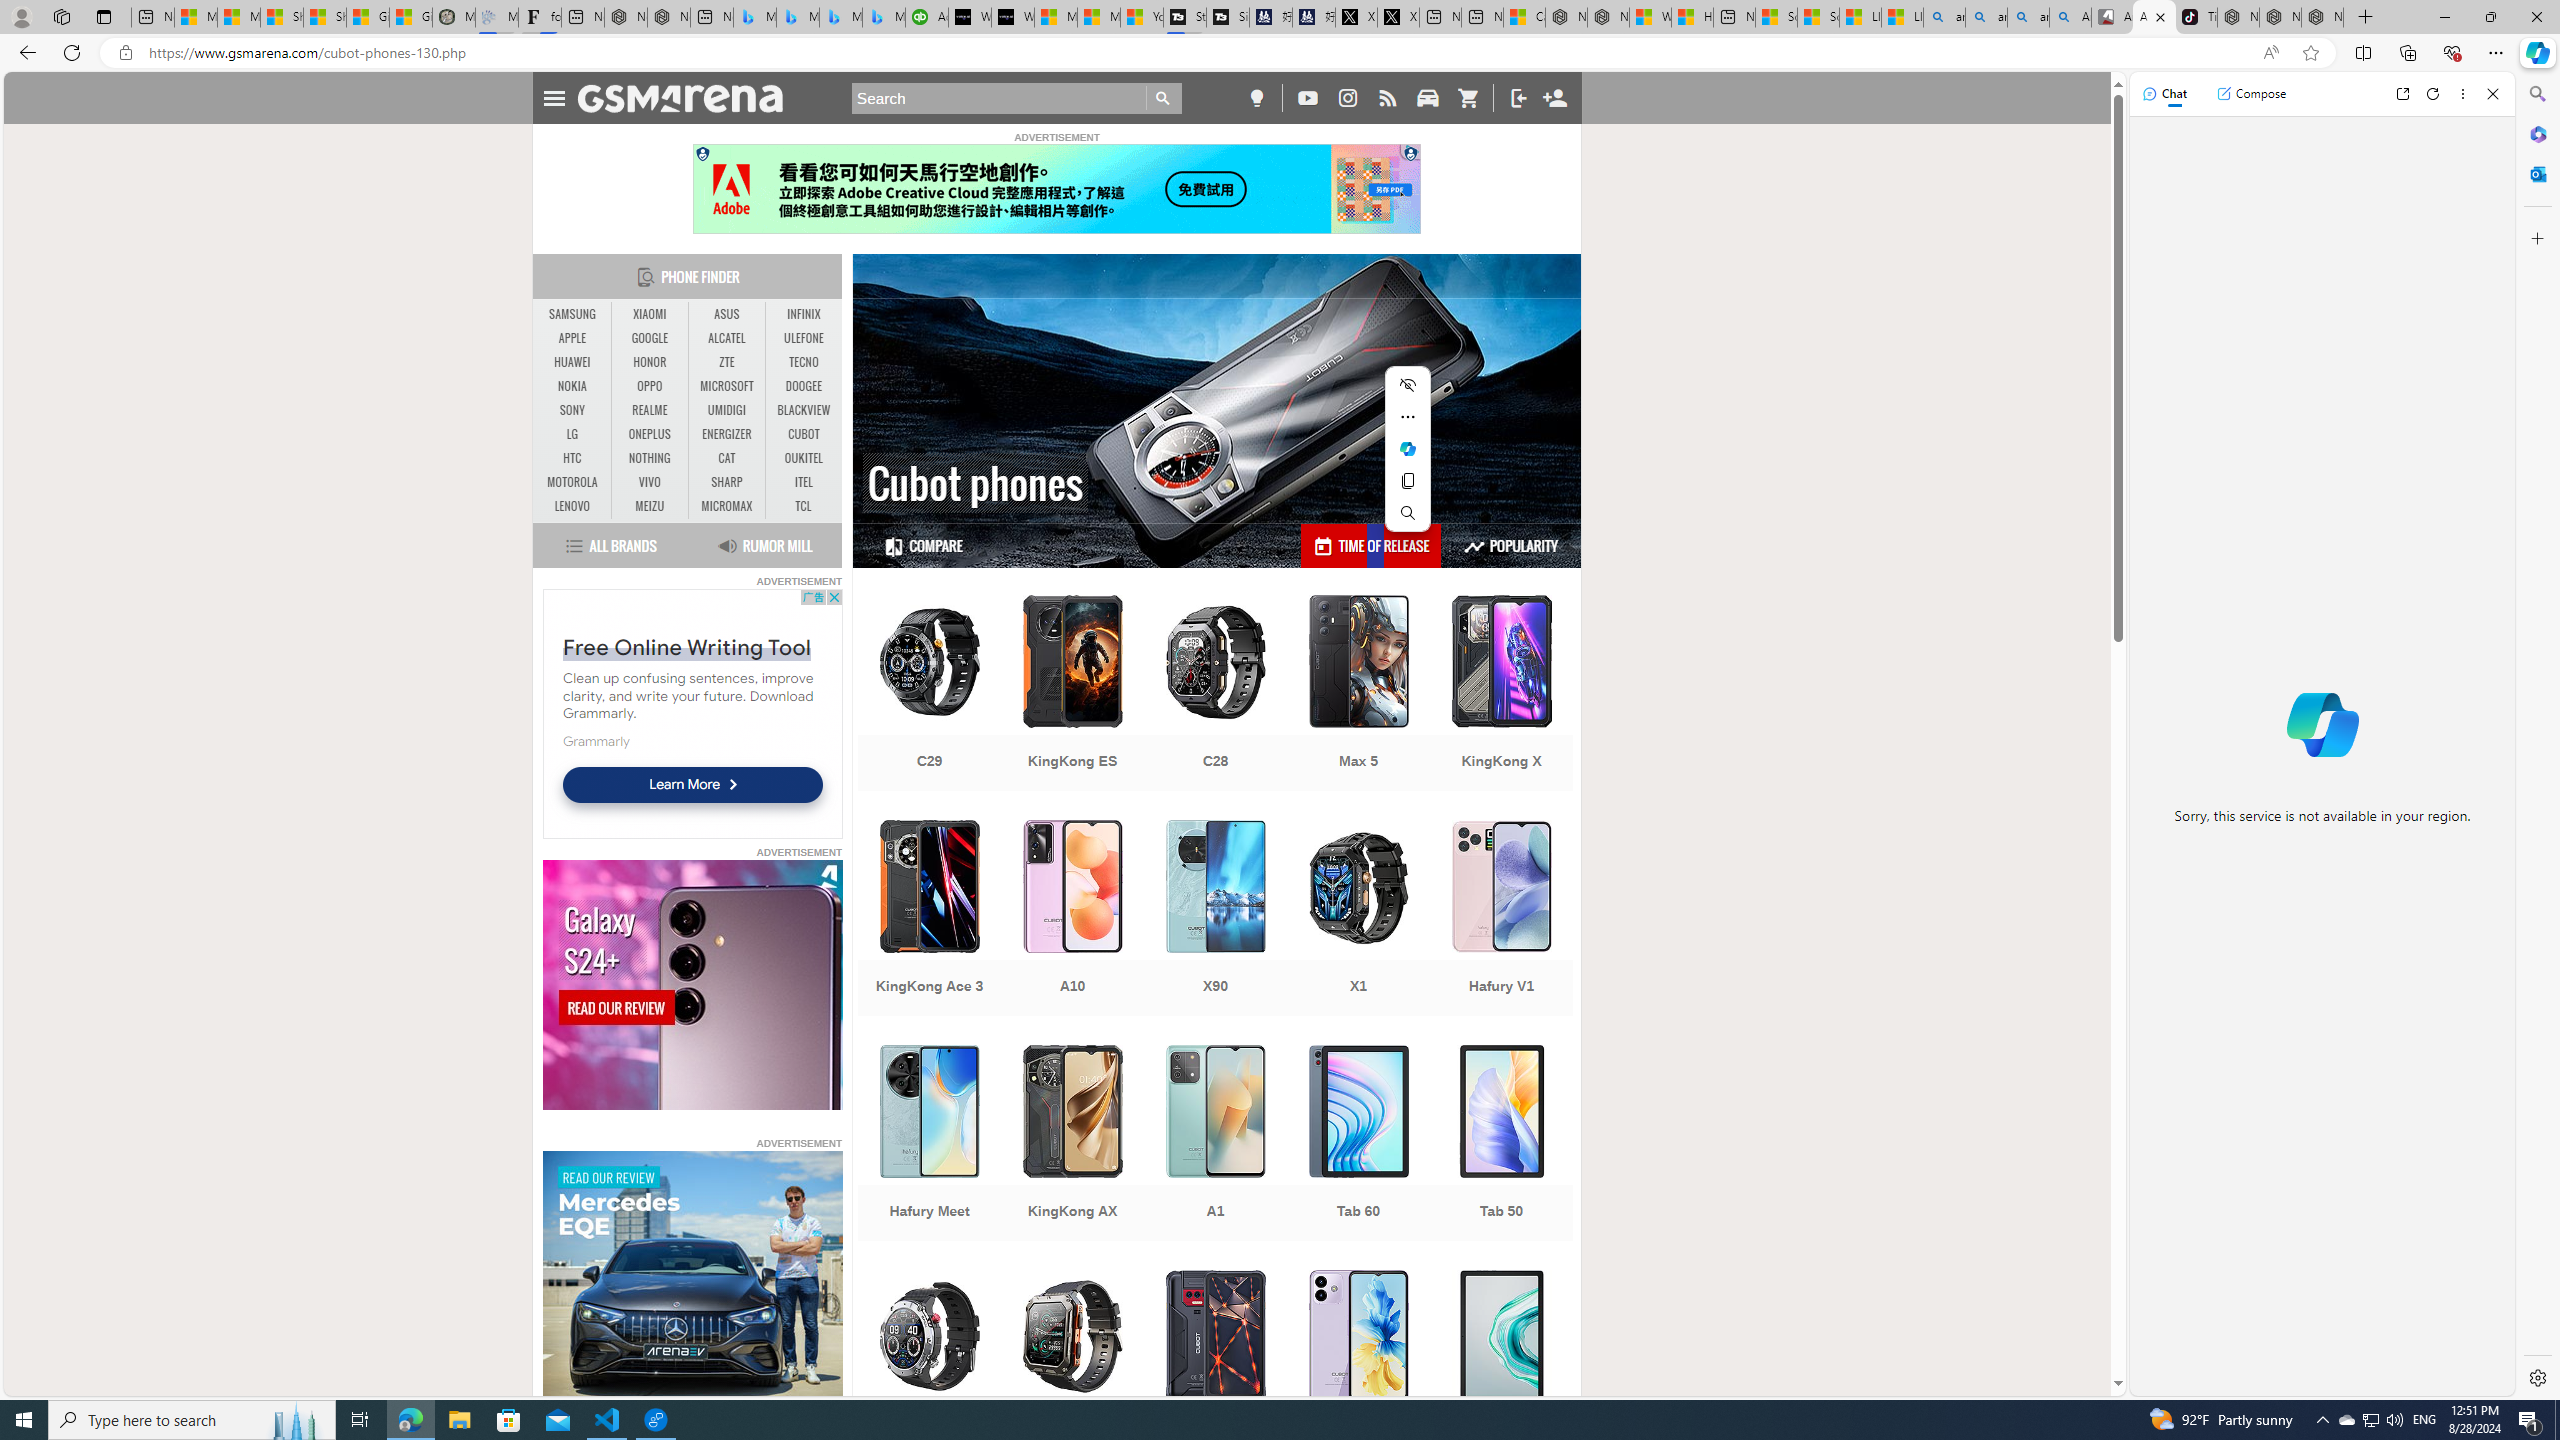 The width and height of the screenshot is (2560, 1440). What do you see at coordinates (803, 386) in the screenshot?
I see `'DOOGEE'` at bounding box center [803, 386].